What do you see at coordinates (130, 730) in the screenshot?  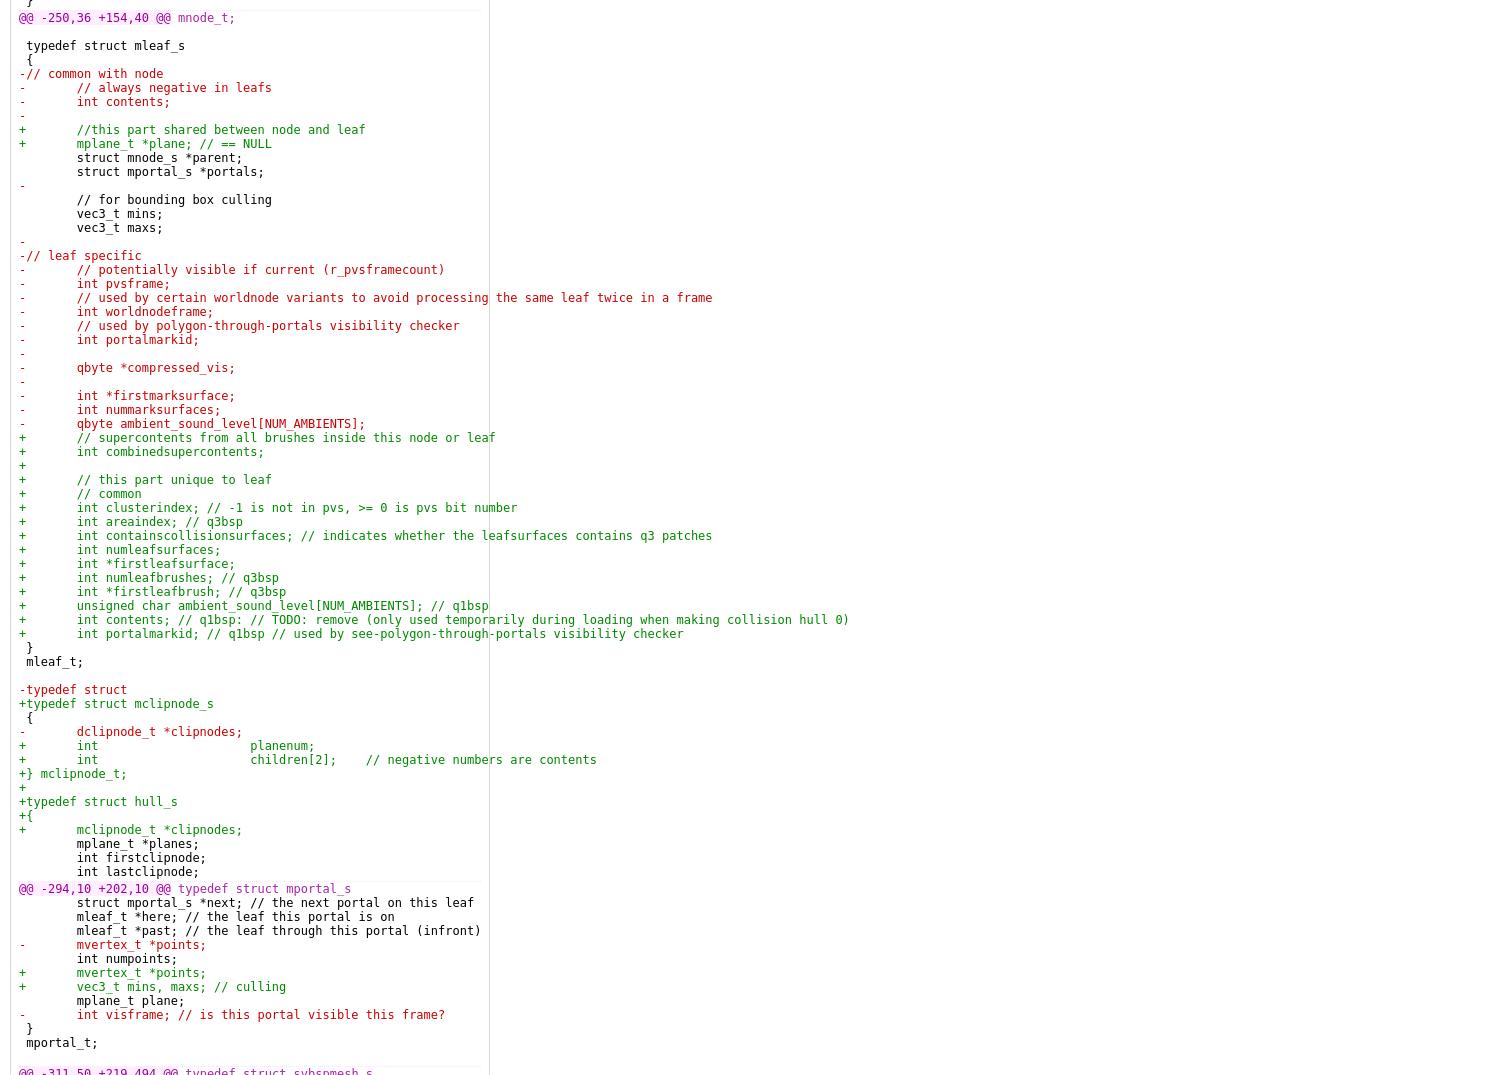 I see `'-       dclipnode_t *clipnodes;'` at bounding box center [130, 730].